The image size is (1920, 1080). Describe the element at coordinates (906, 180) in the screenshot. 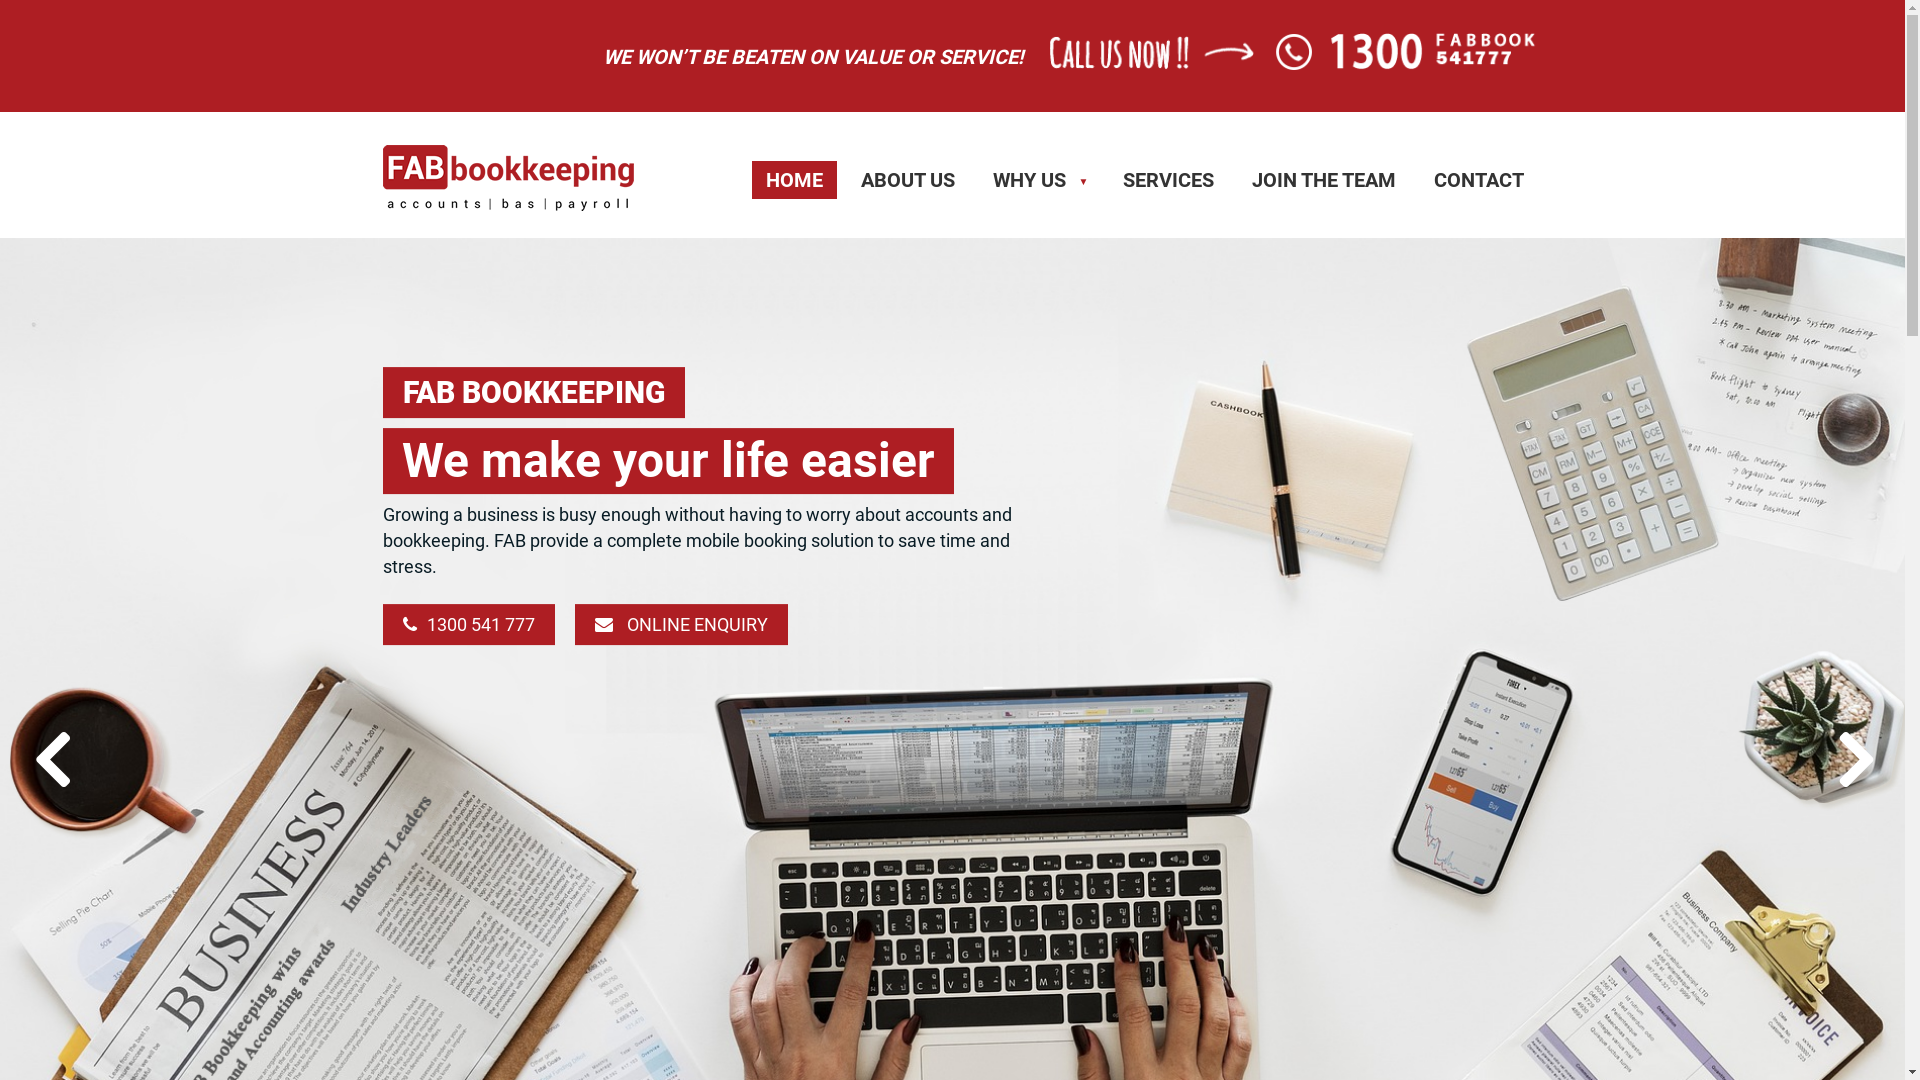

I see `'ABOUT US'` at that location.